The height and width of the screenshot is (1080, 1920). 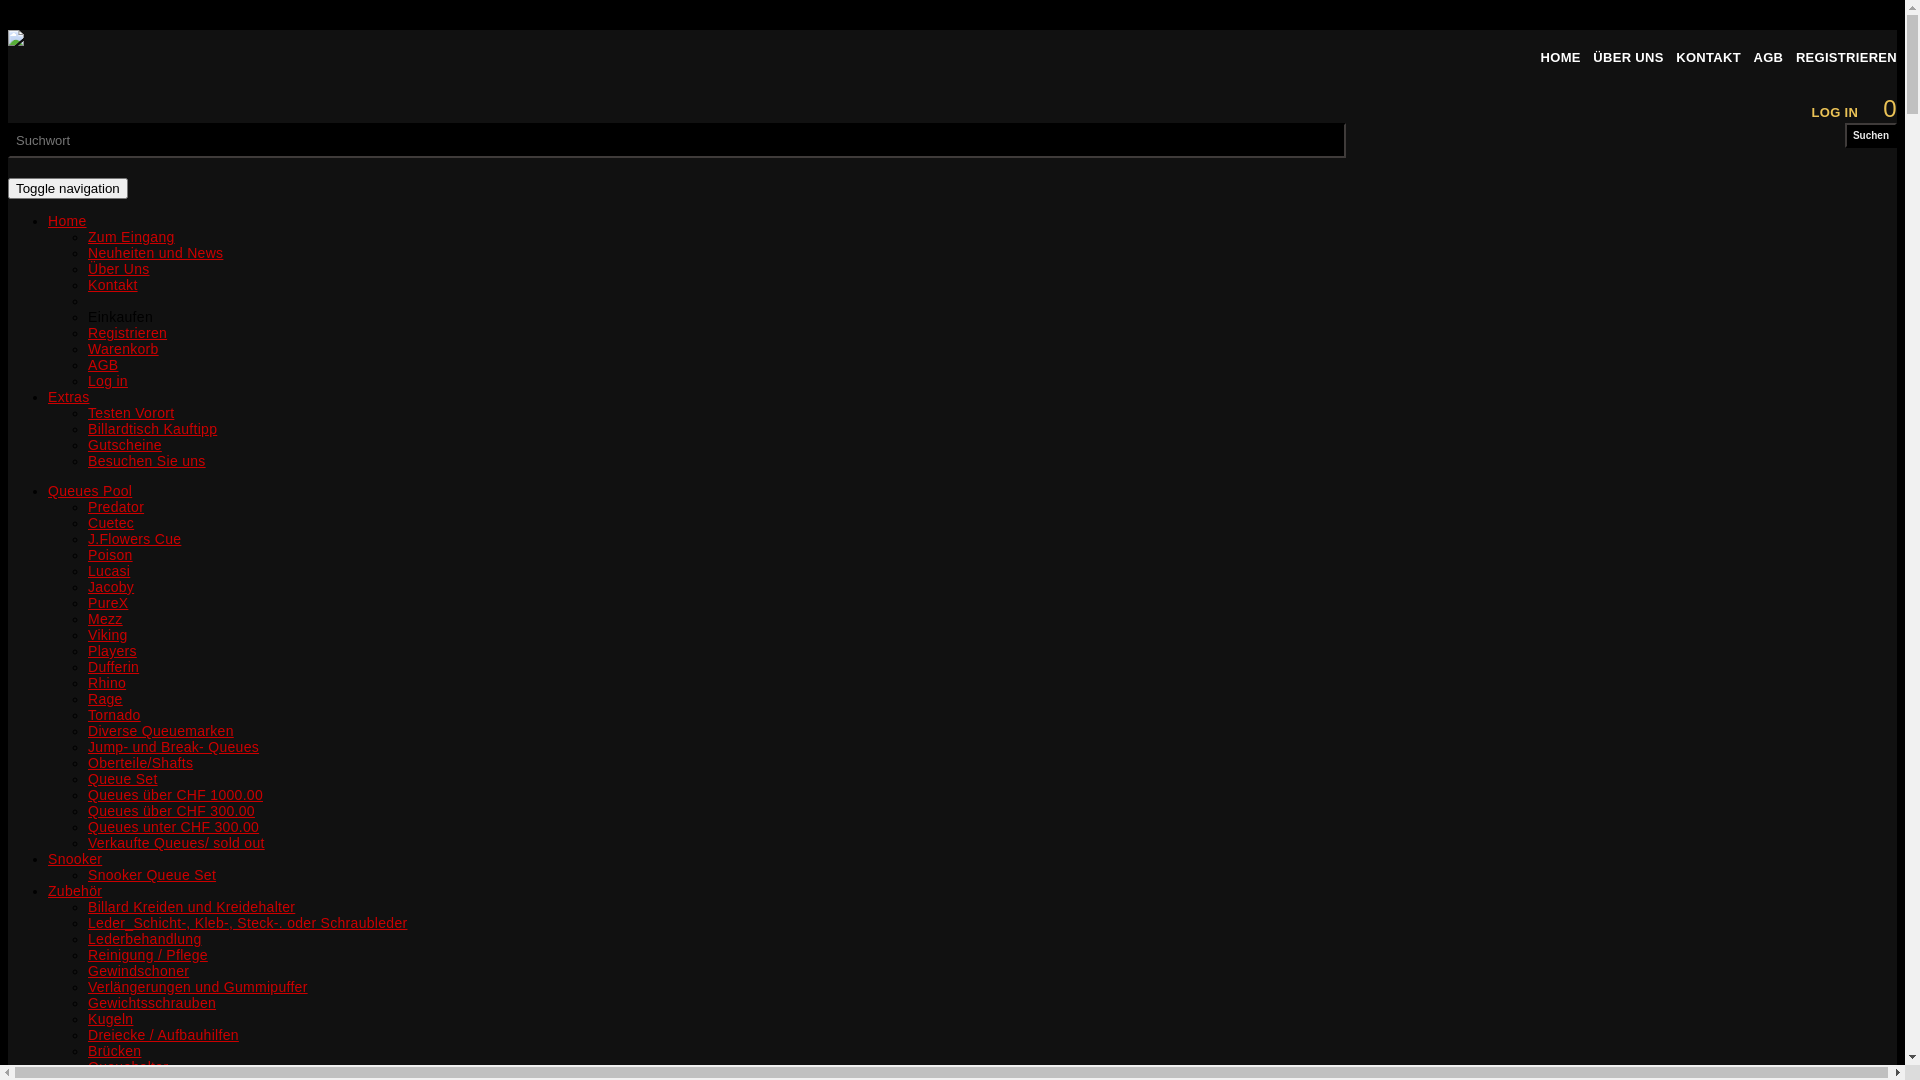 I want to click on 'Lederbehandlung', so click(x=143, y=938).